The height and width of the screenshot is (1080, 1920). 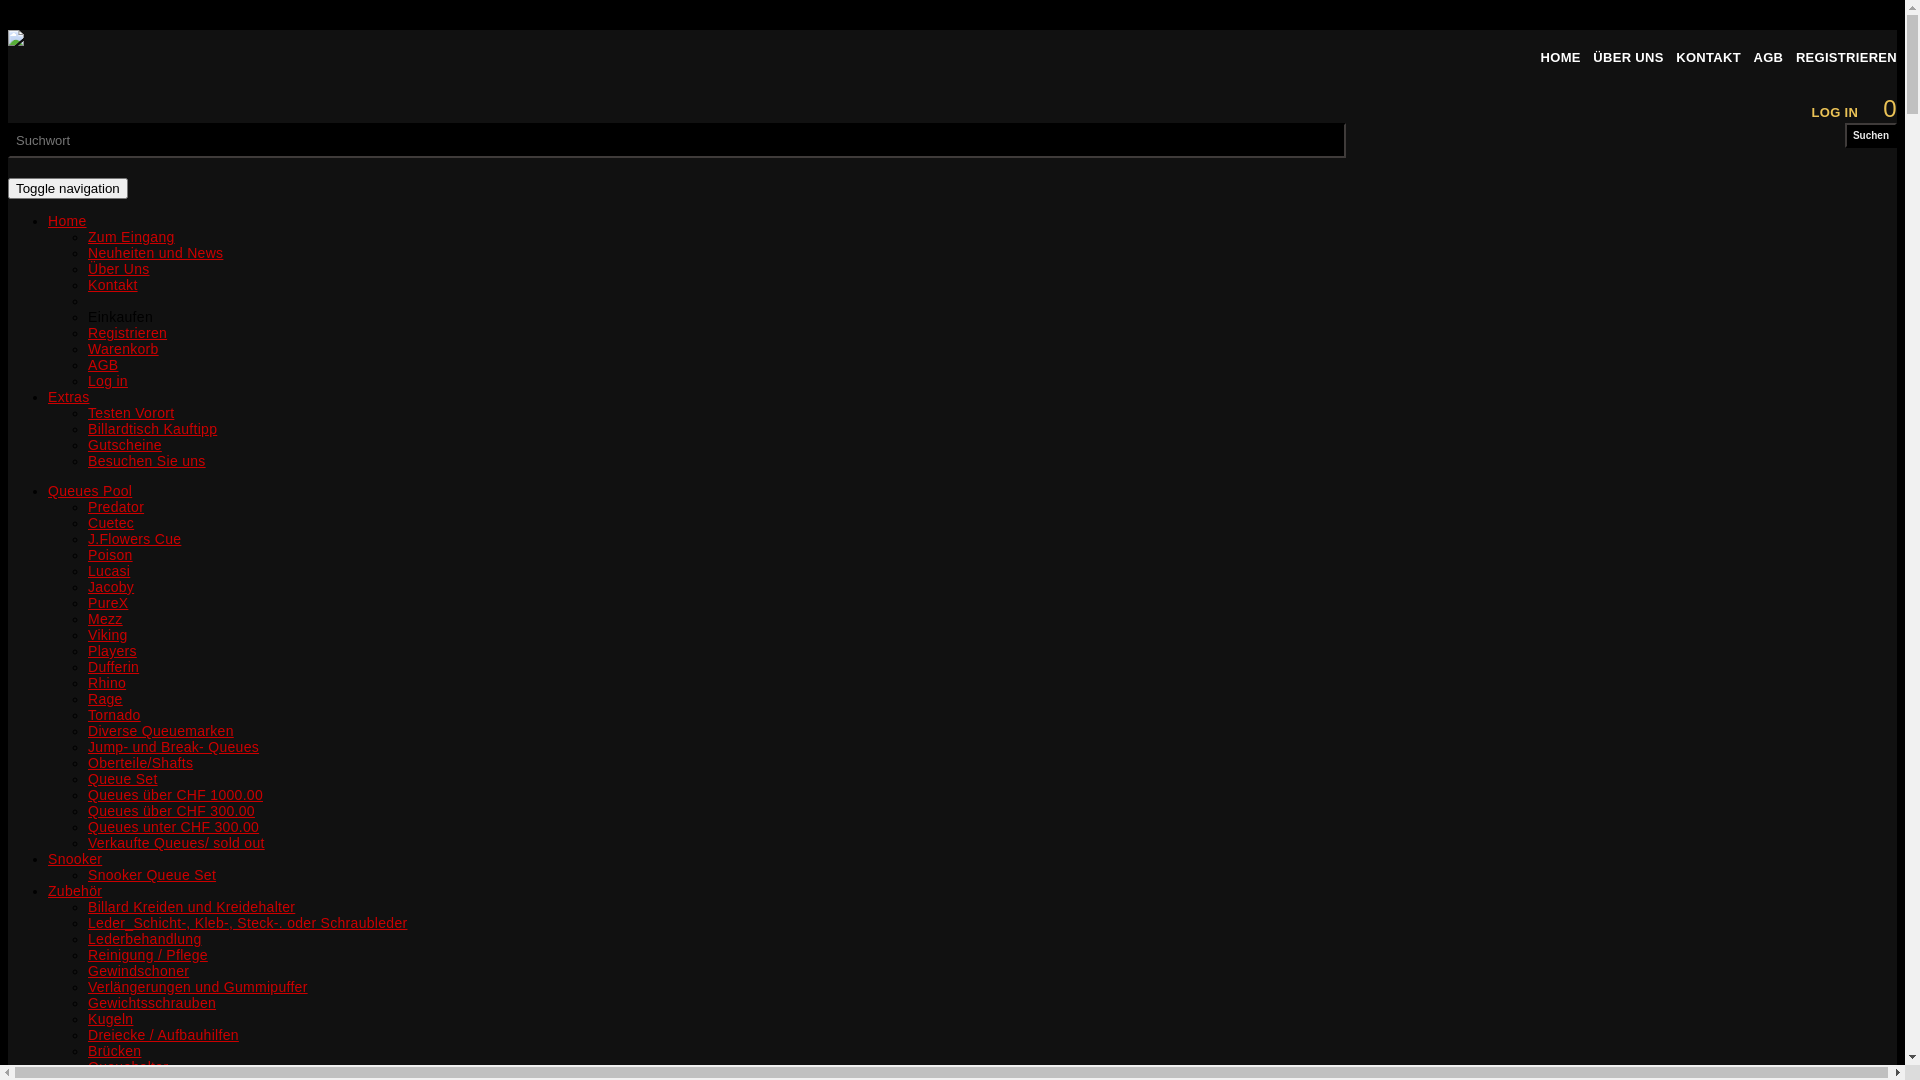 I want to click on 'Lederbehandlung', so click(x=143, y=938).